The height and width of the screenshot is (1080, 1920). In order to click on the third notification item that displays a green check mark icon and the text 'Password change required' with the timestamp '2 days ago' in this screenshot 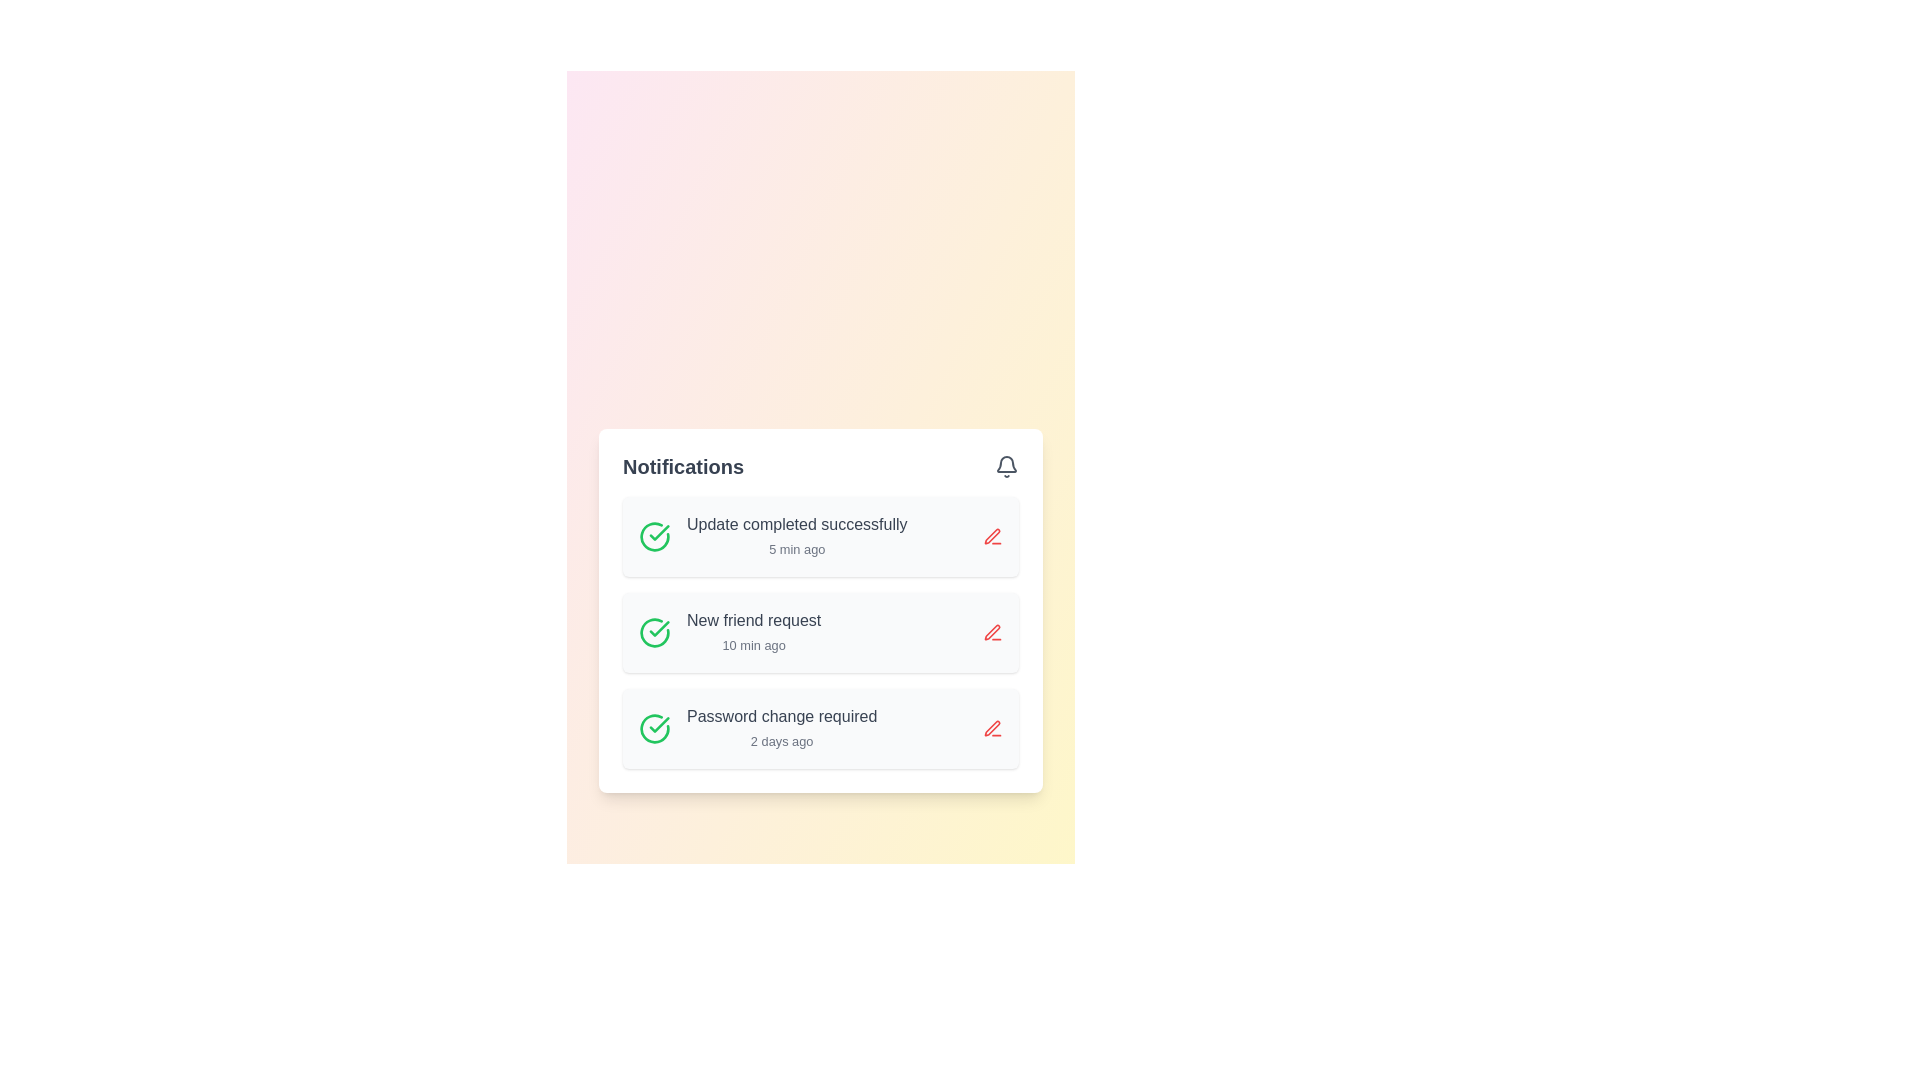, I will do `click(757, 729)`.